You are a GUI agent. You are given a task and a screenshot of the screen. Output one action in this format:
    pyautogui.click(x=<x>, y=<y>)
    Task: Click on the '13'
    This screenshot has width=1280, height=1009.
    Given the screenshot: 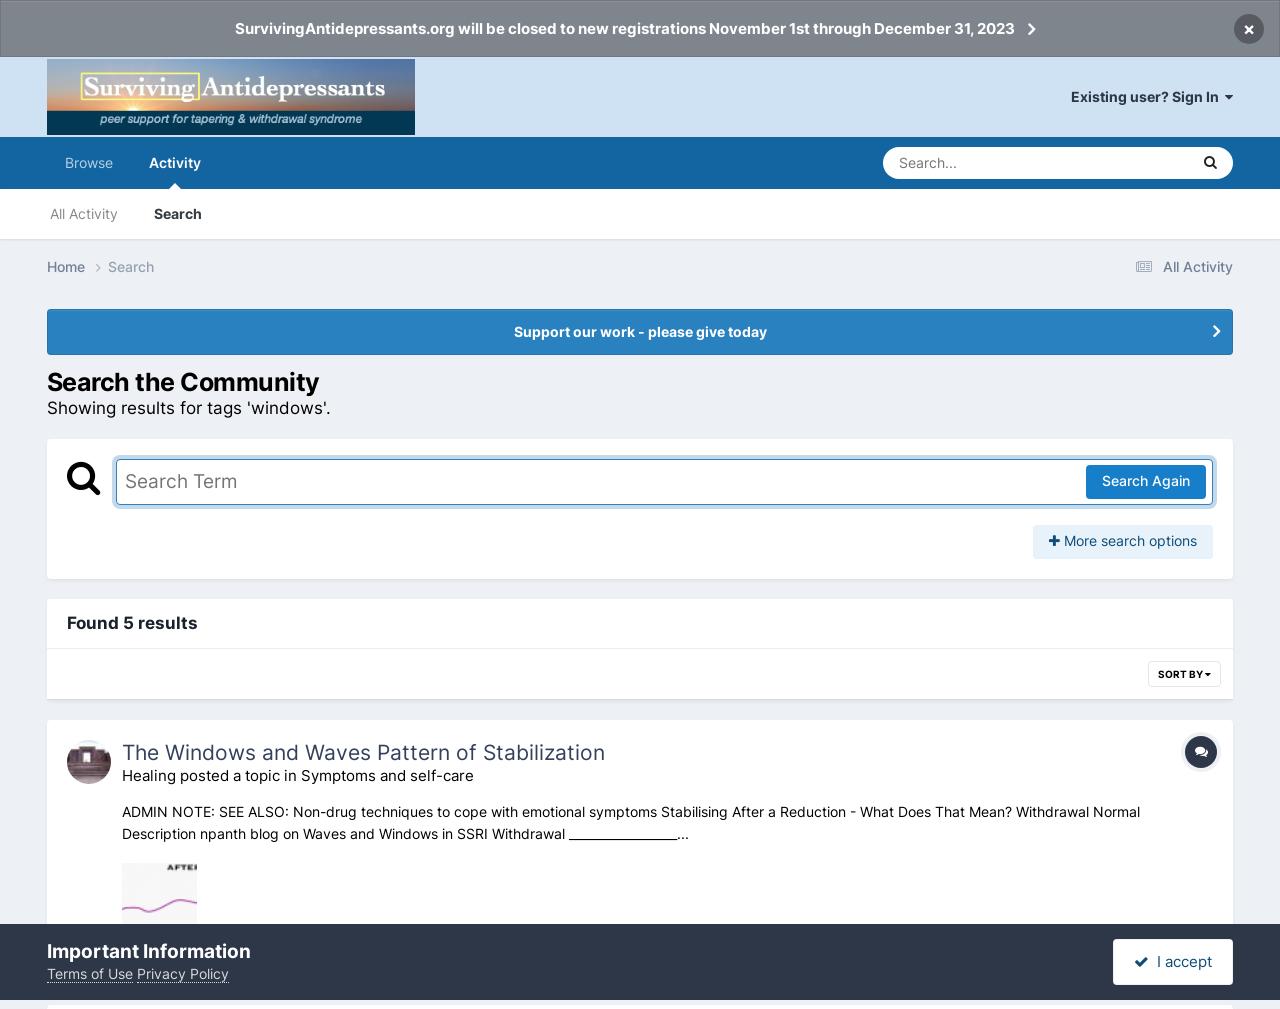 What is the action you would take?
    pyautogui.click(x=391, y=964)
    